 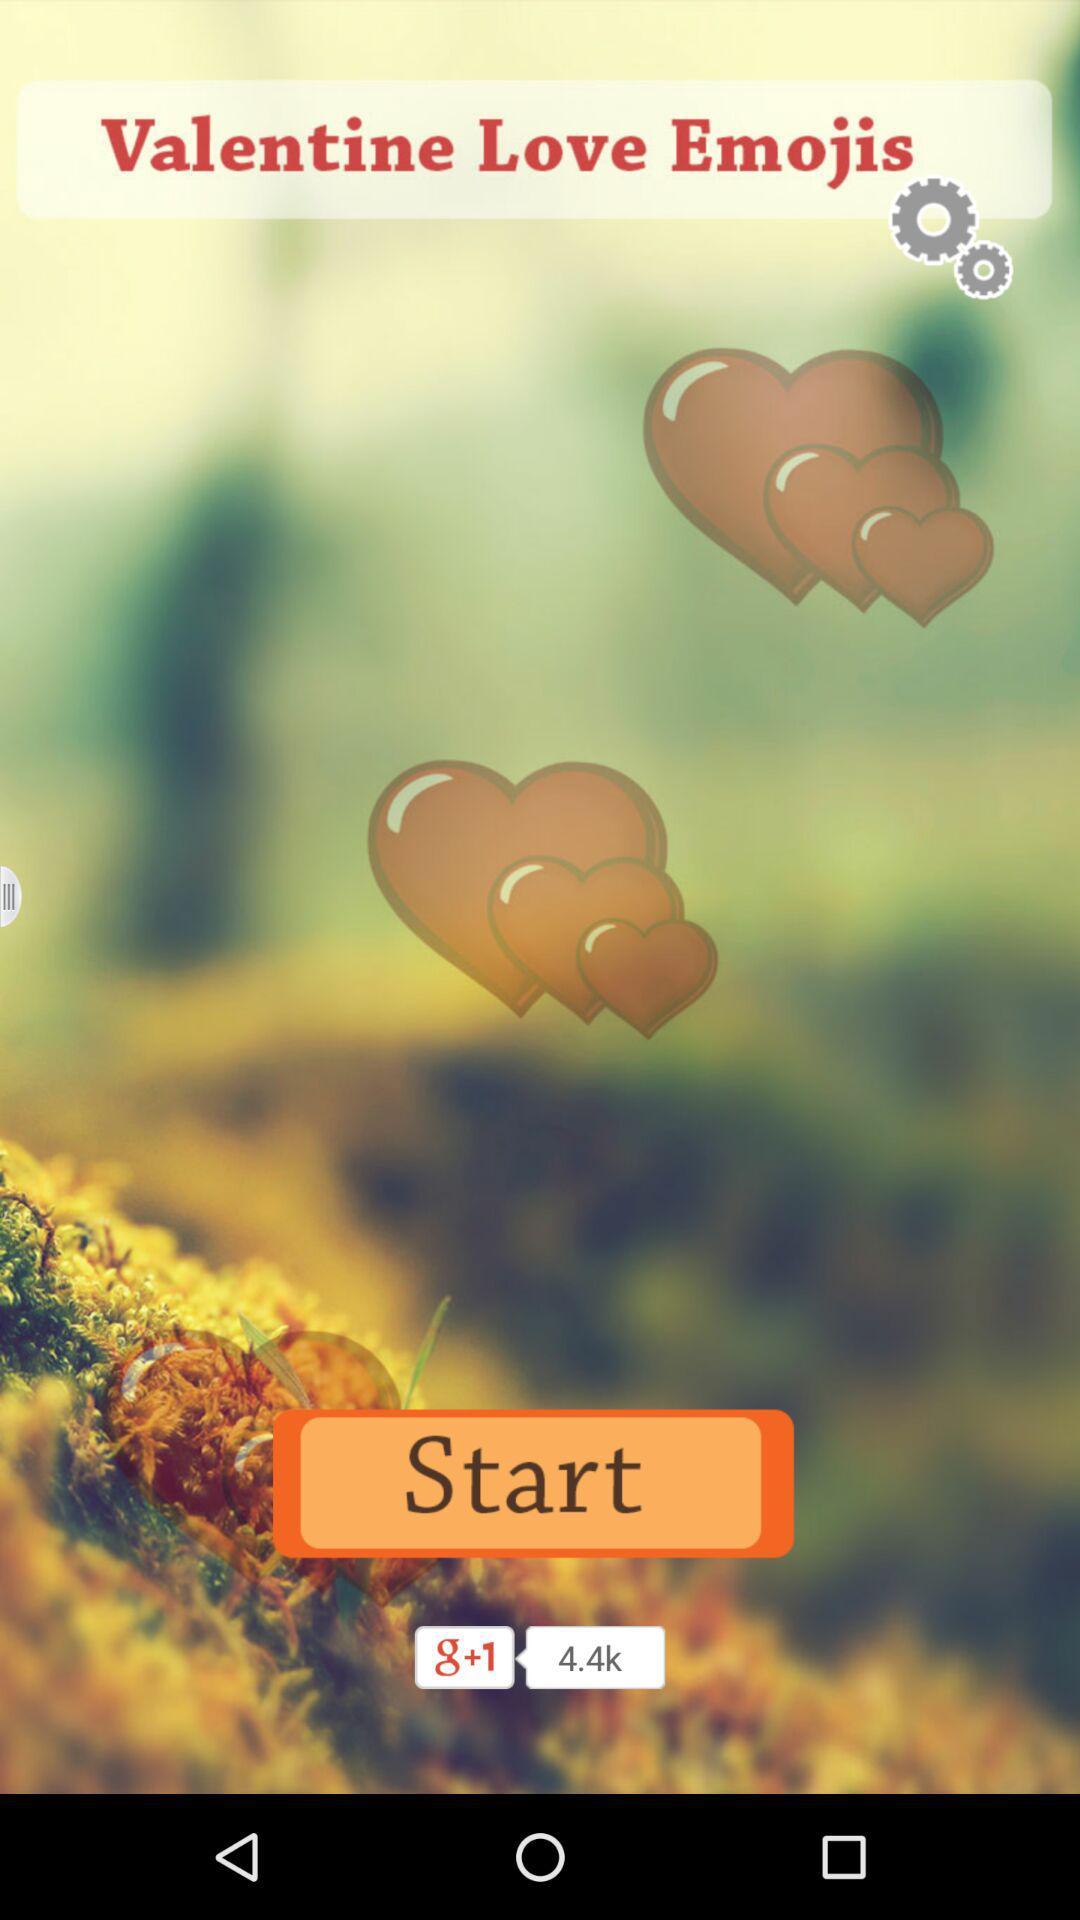 I want to click on the menu icon, so click(x=23, y=958).